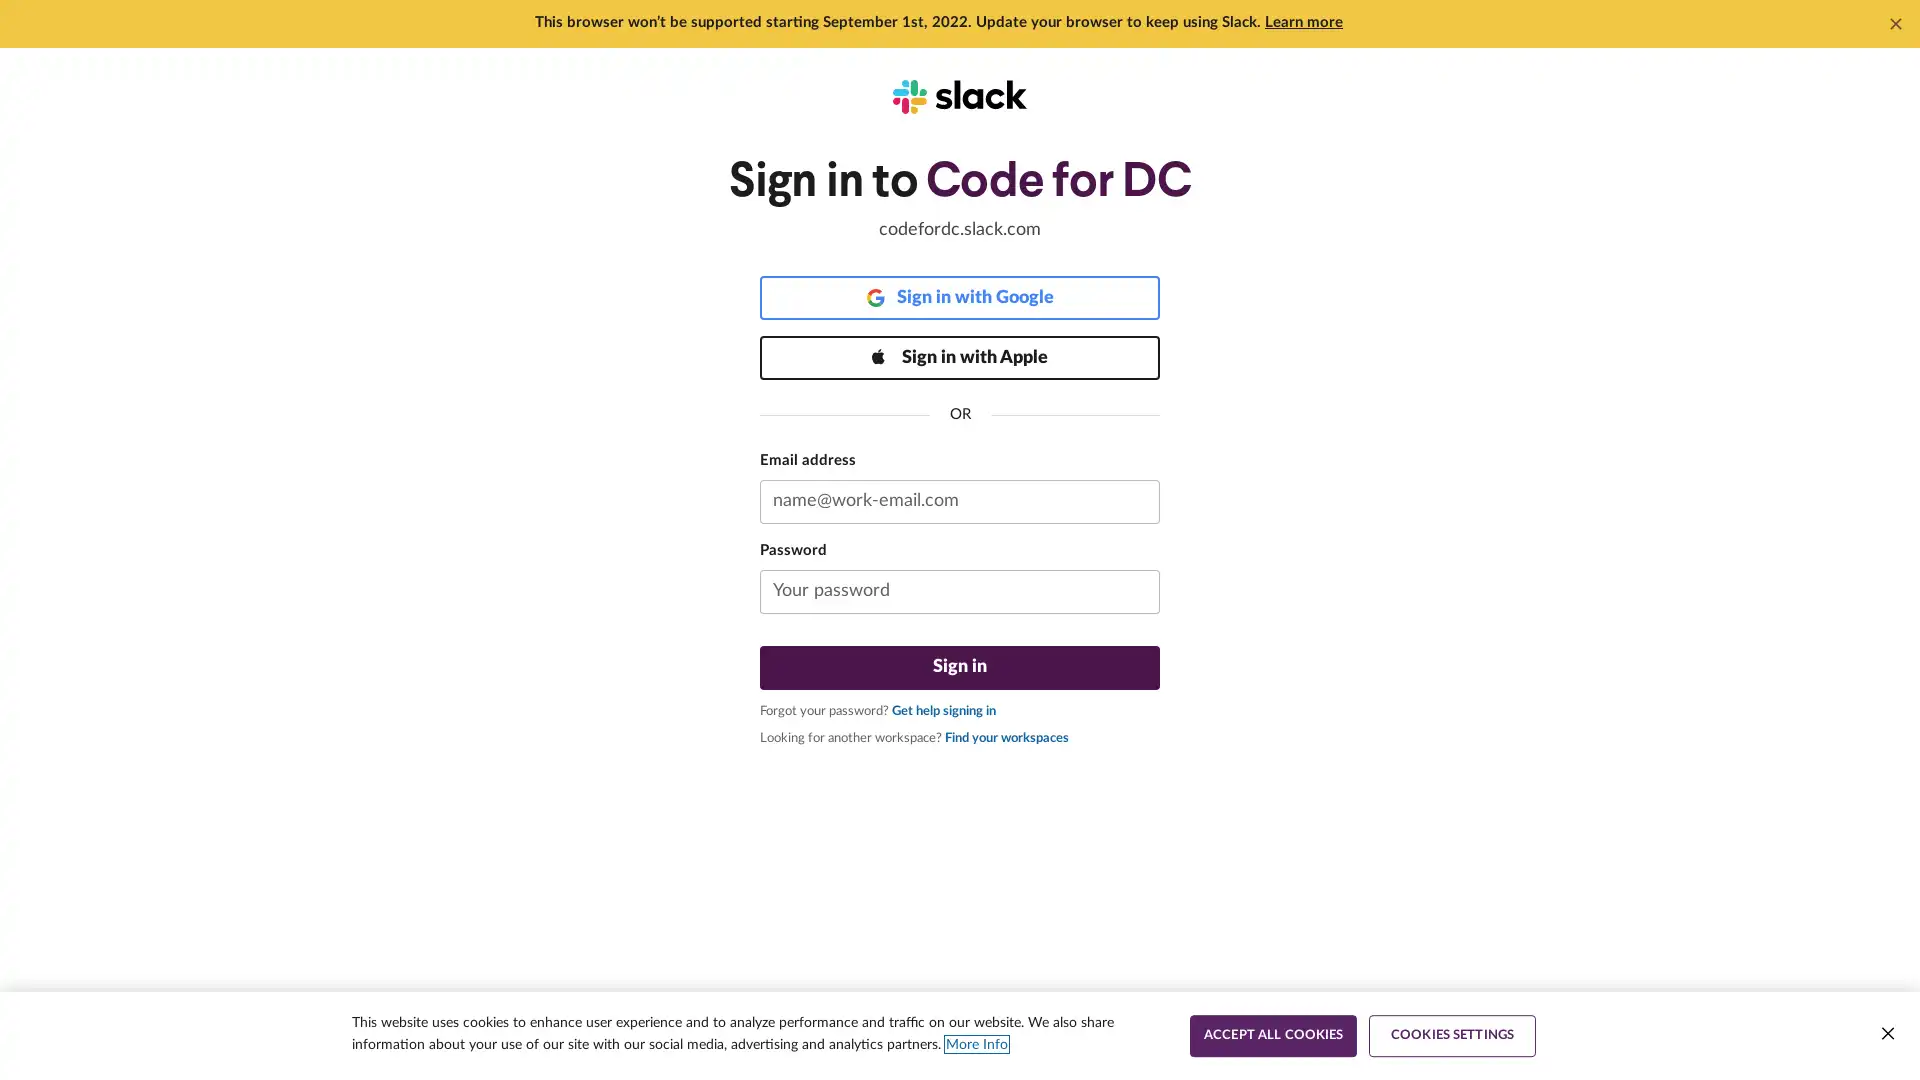 Image resolution: width=1920 pixels, height=1080 pixels. Describe the element at coordinates (1886, 1033) in the screenshot. I see `Close` at that location.